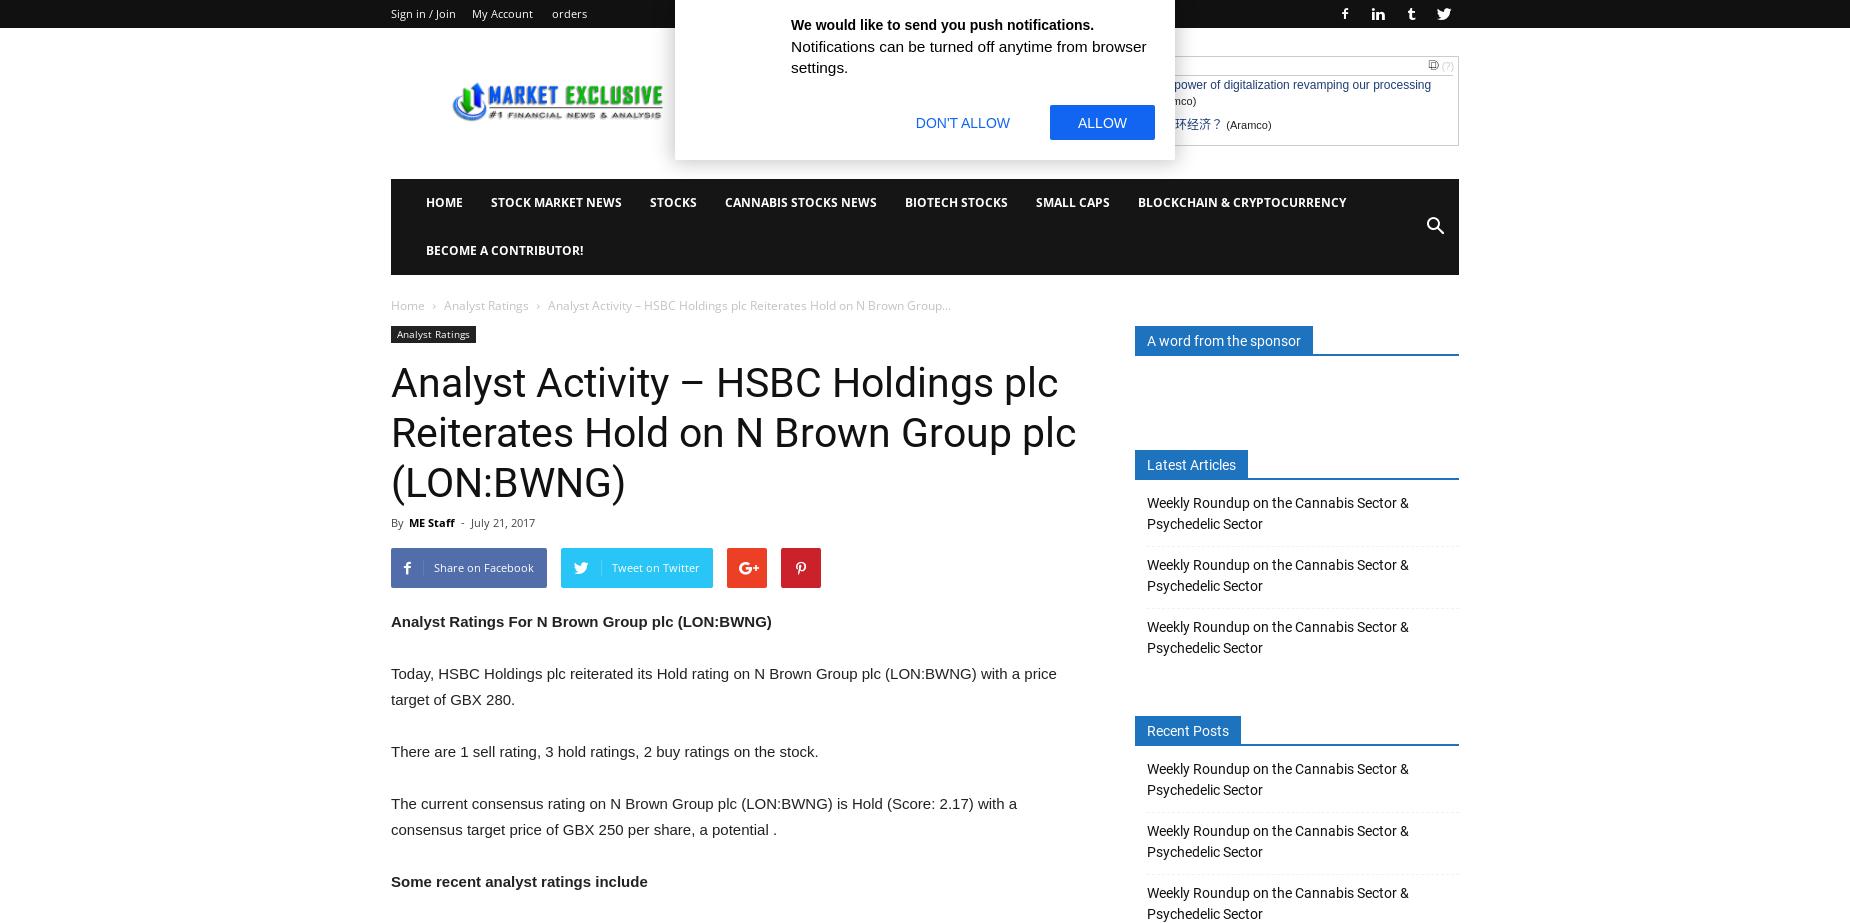 The height and width of the screenshot is (923, 1850). Describe the element at coordinates (703, 815) in the screenshot. I see `'The current consensus rating on N Brown Group plc (LON:BWNG) is Hold (Score: 2.17) with a consensus target price of GBX 250 per share, a potential .'` at that location.